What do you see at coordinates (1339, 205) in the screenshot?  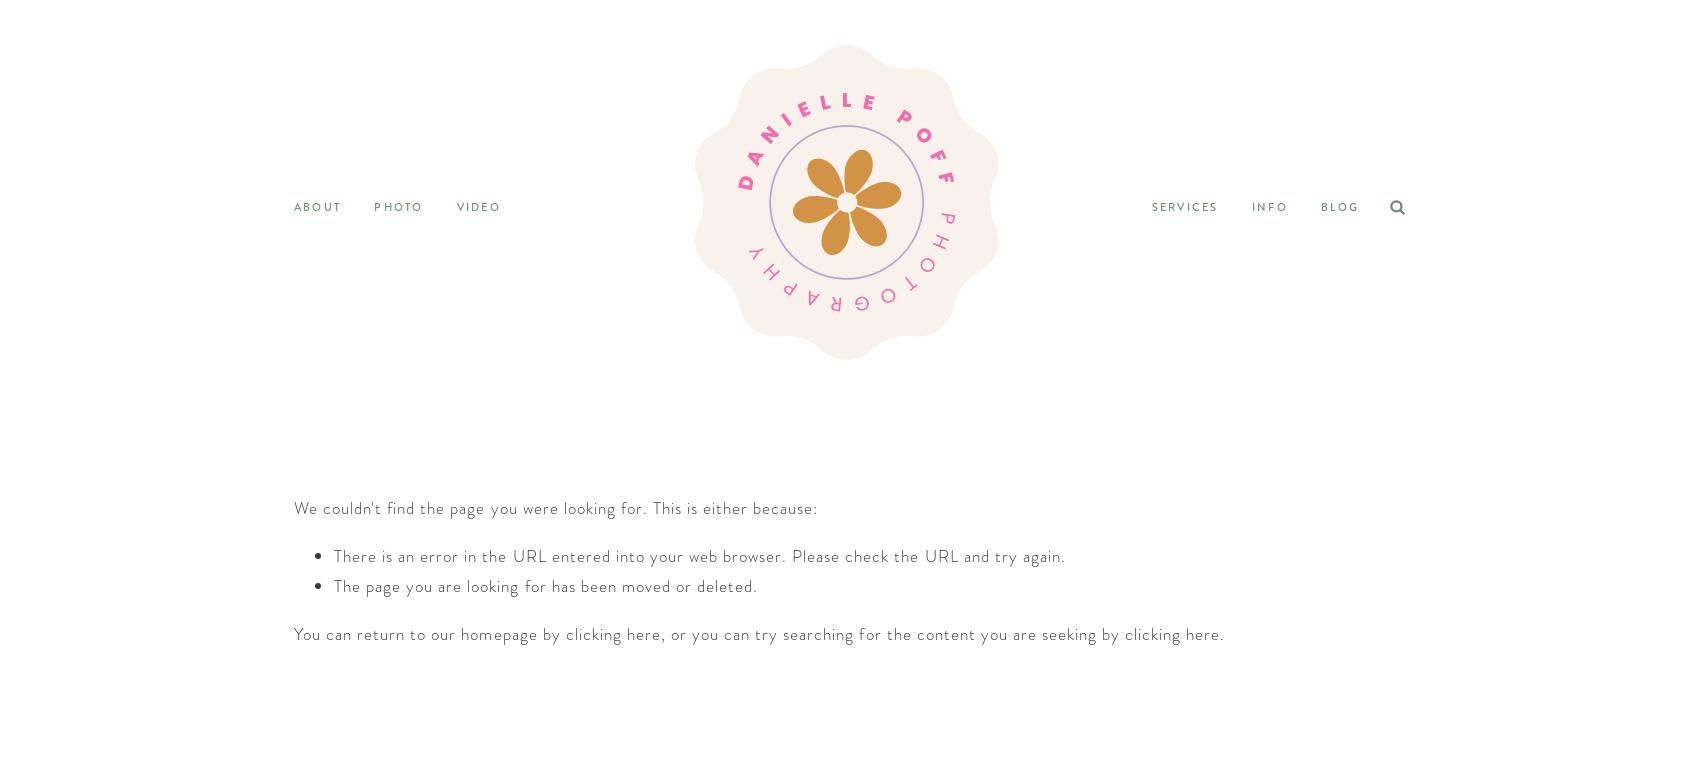 I see `'Blog'` at bounding box center [1339, 205].